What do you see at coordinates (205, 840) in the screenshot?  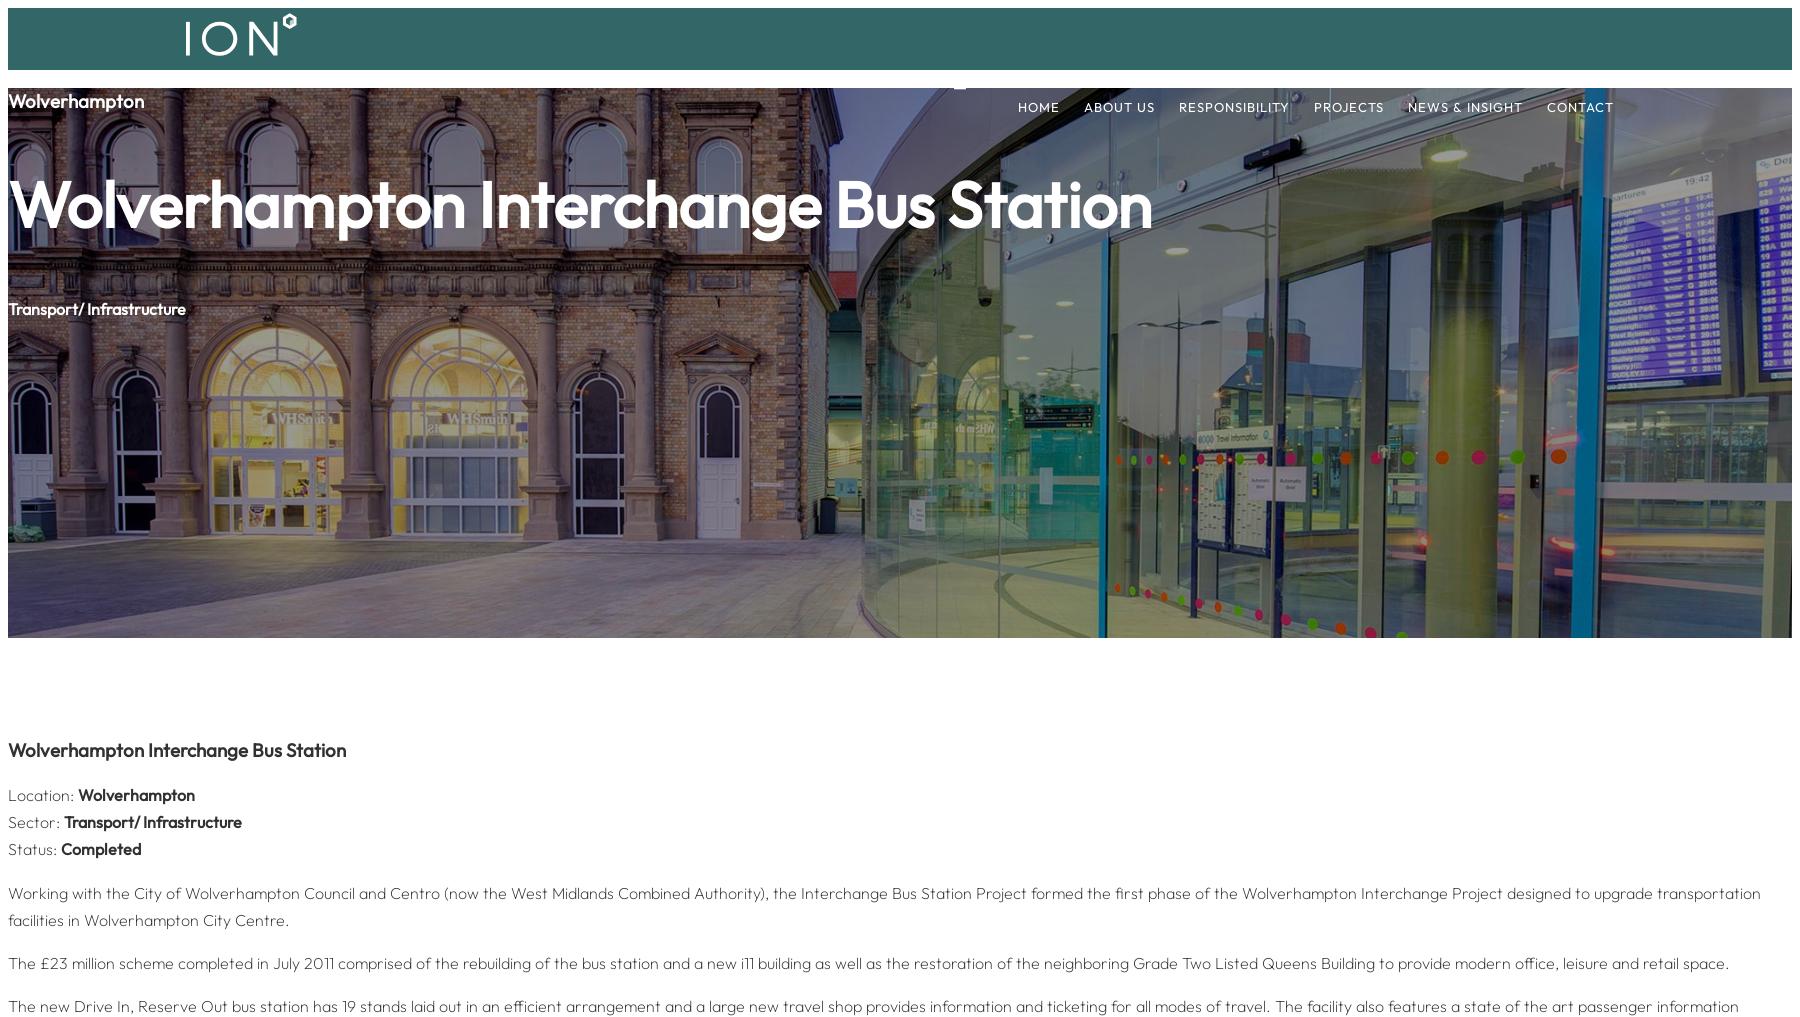 I see `'+44 (0)151 293 1010'` at bounding box center [205, 840].